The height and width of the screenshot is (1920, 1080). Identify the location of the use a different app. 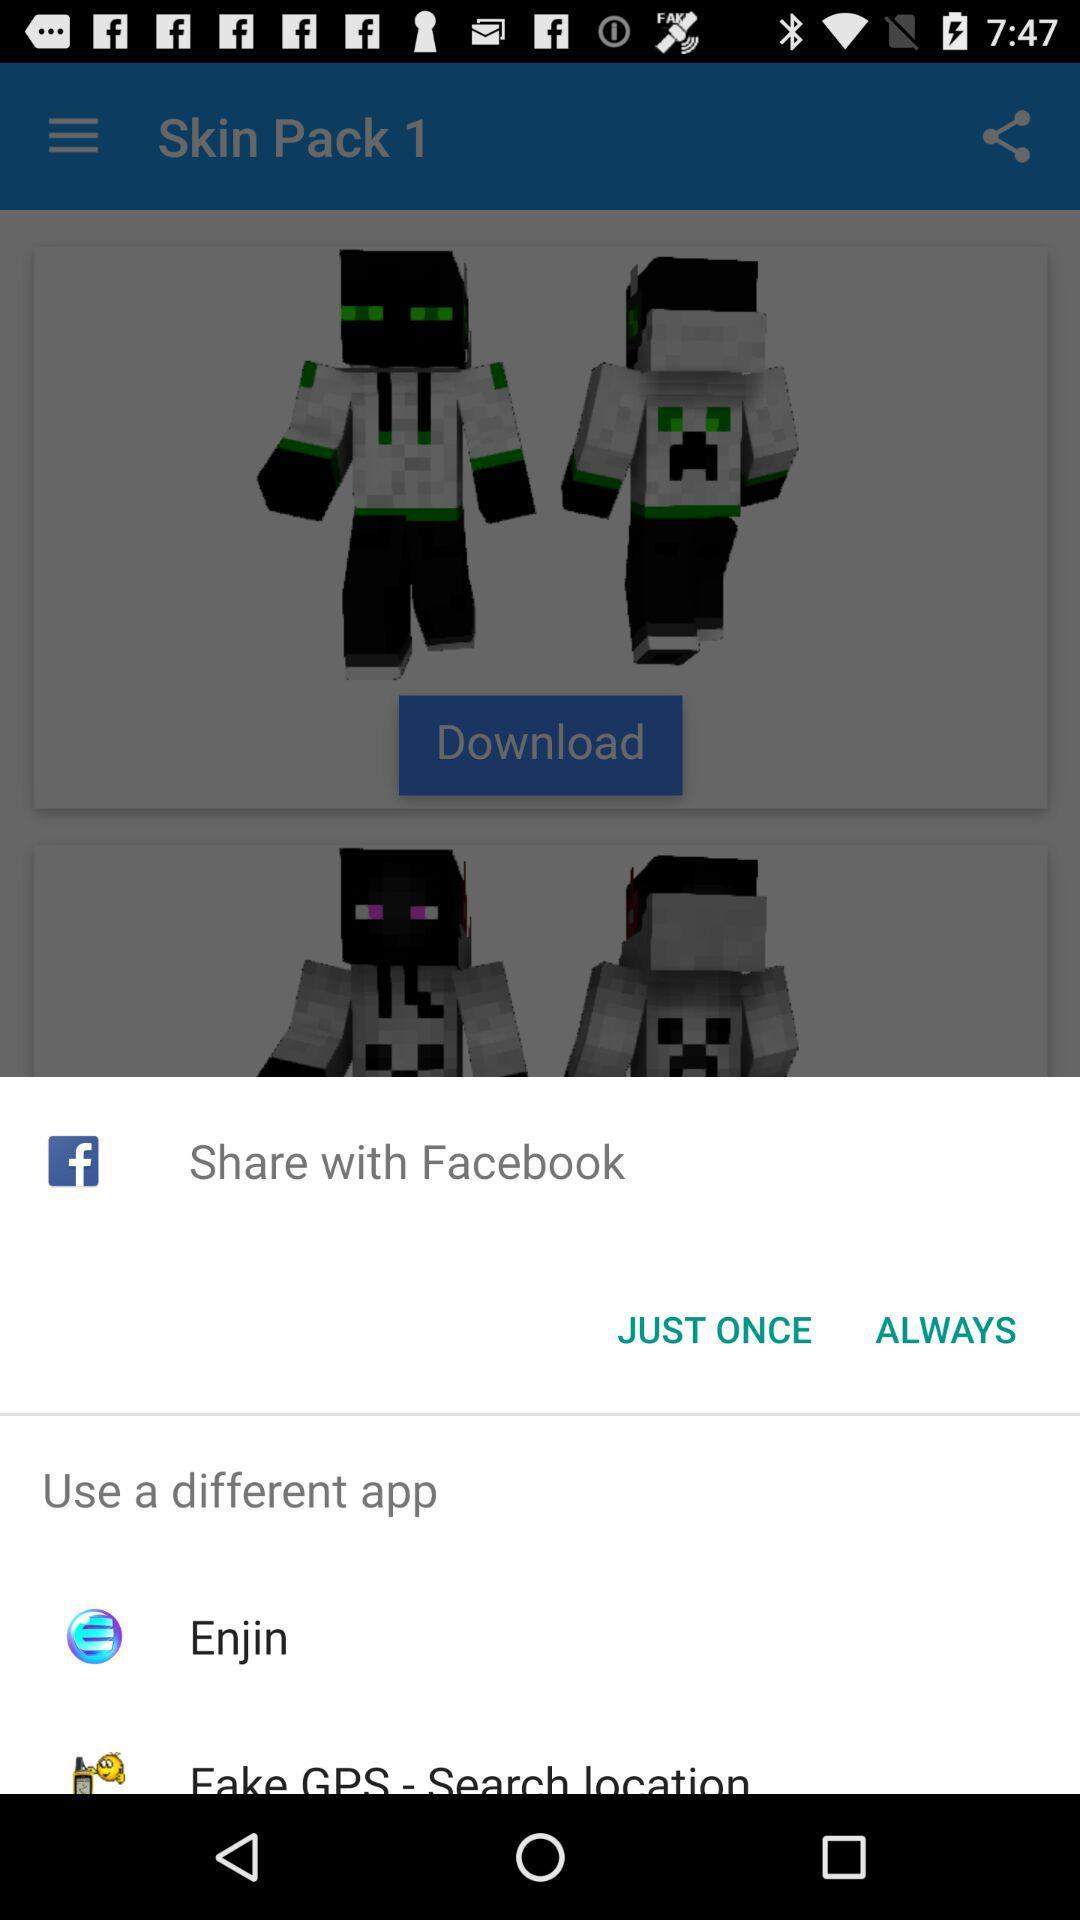
(540, 1489).